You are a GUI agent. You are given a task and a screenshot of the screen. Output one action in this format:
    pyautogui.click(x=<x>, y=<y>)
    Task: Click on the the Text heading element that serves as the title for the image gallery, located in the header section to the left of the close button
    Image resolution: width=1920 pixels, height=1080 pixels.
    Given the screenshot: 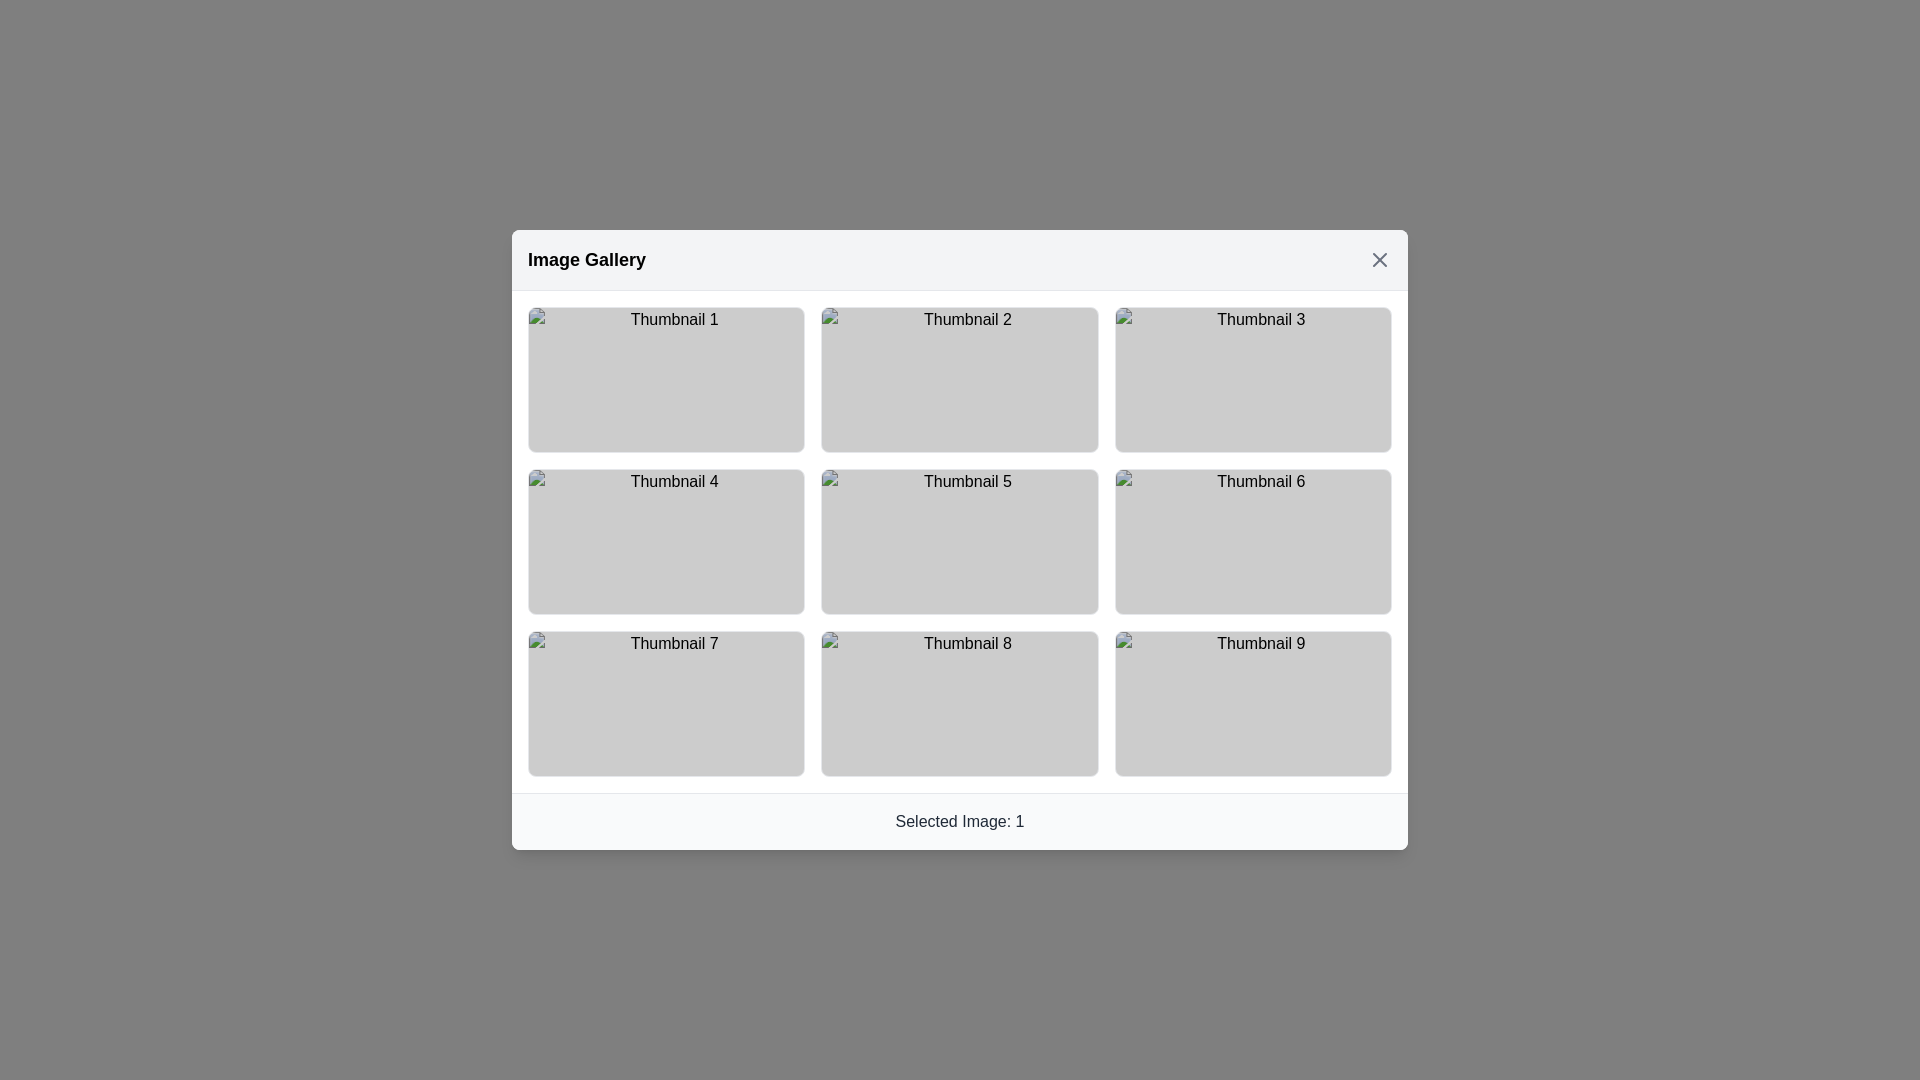 What is the action you would take?
    pyautogui.click(x=585, y=258)
    